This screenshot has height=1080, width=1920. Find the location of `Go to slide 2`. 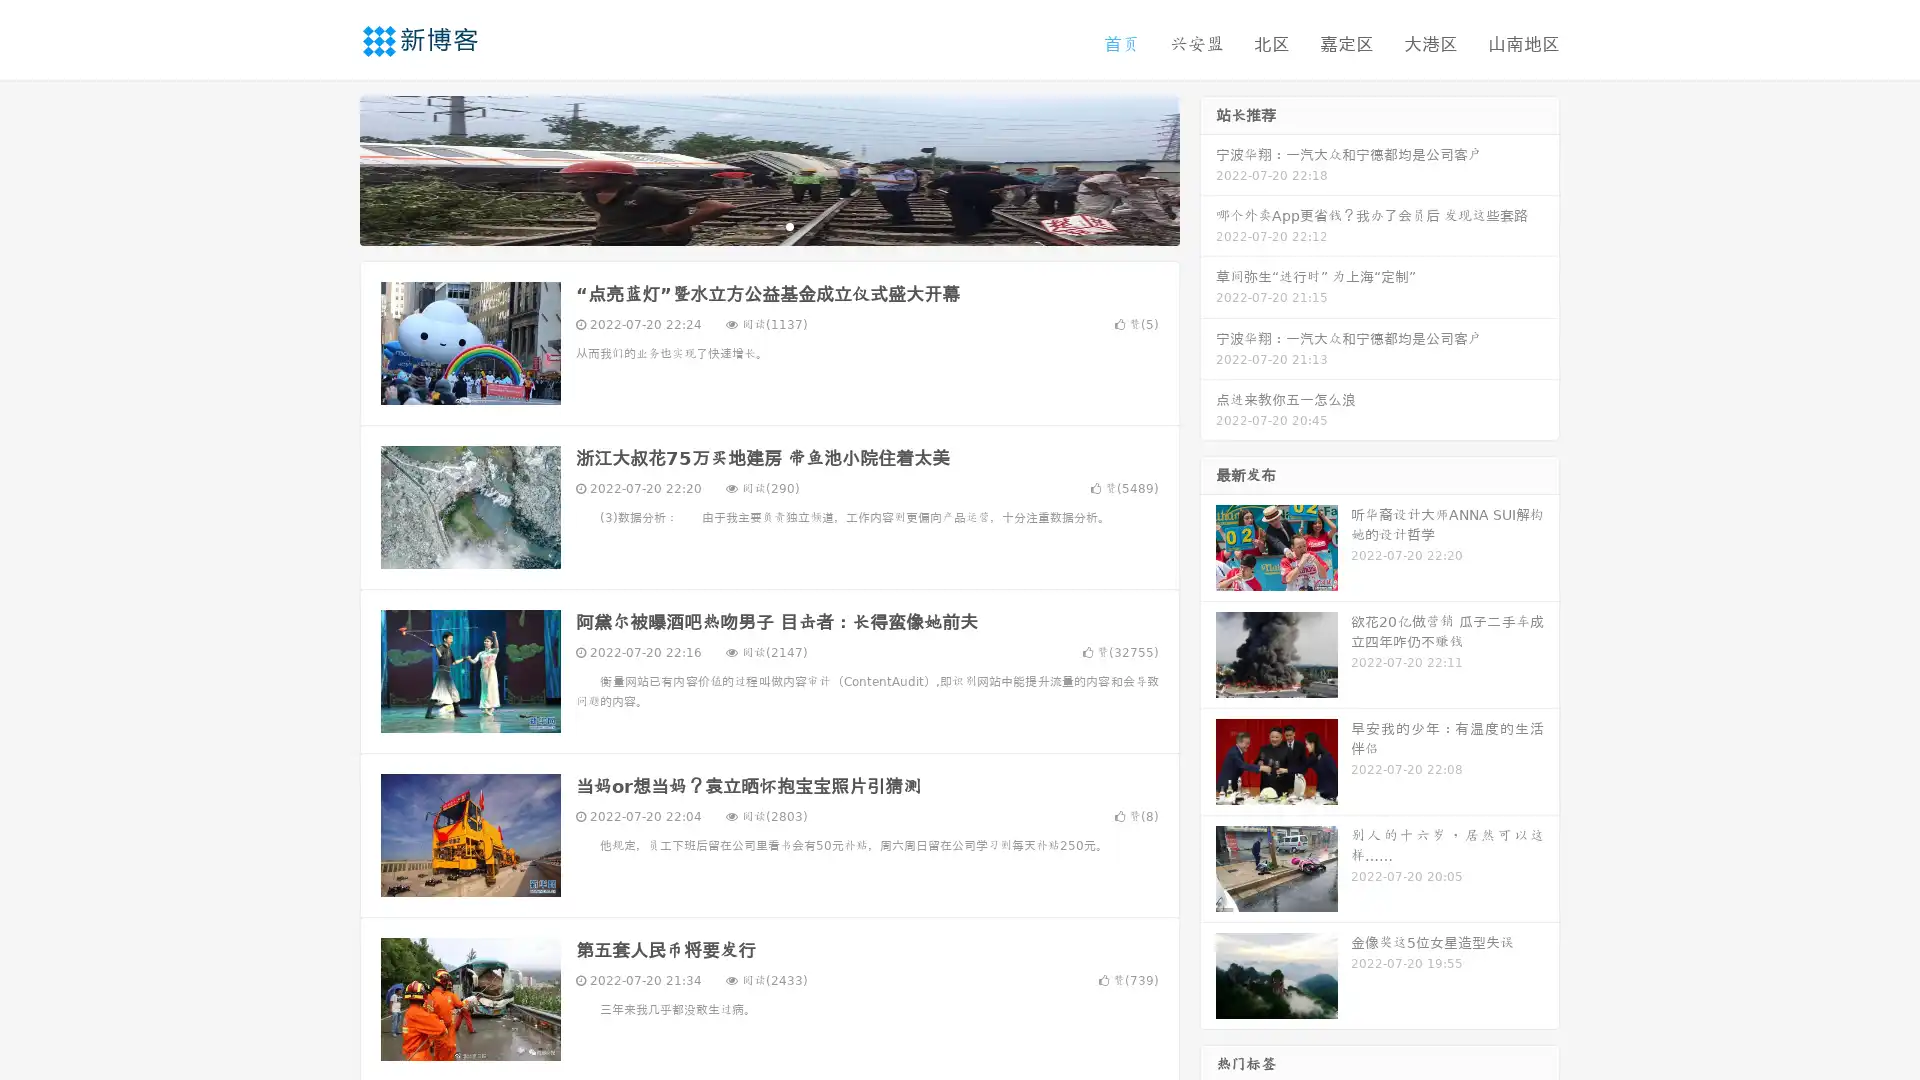

Go to slide 2 is located at coordinates (768, 225).